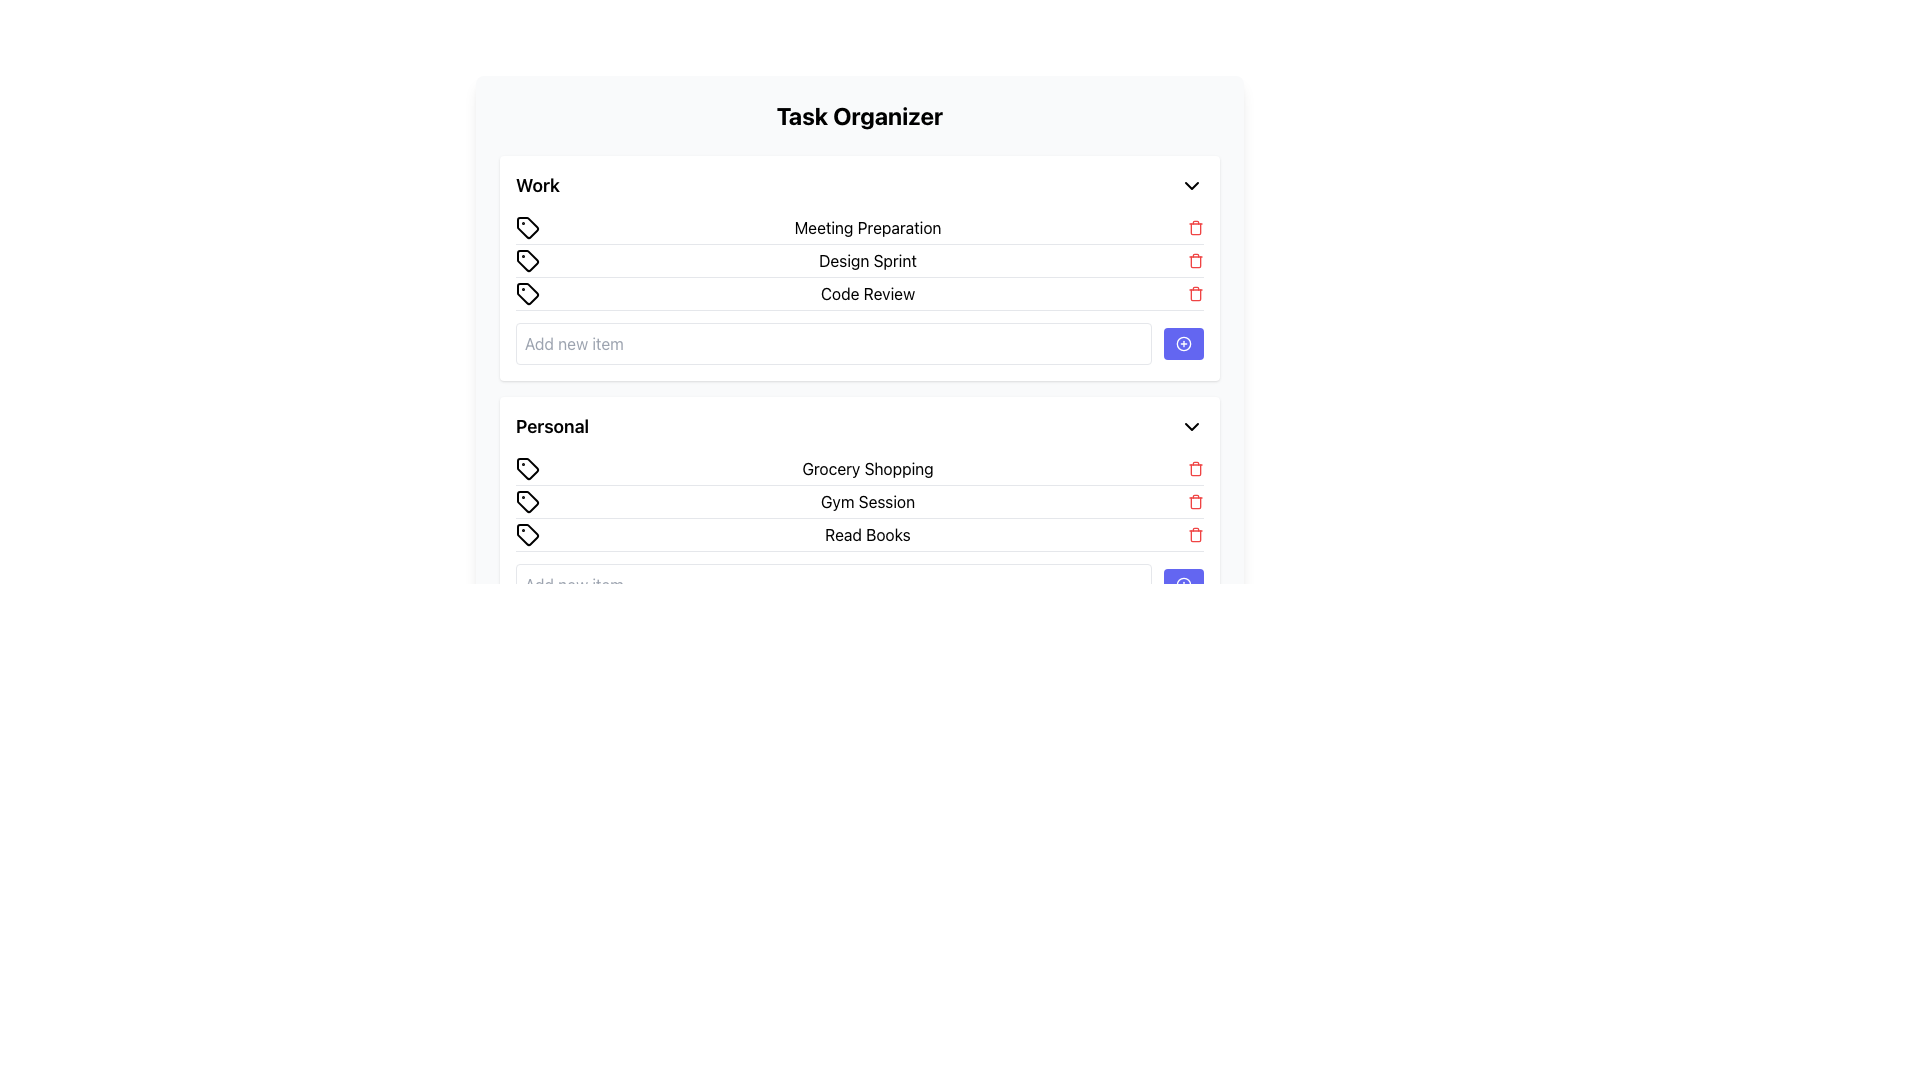 This screenshot has height=1080, width=1920. Describe the element at coordinates (528, 293) in the screenshot. I see `the third tag icon in the 'Work' section of the task organizer list, which visually indicates the 'Code Review' task` at that location.